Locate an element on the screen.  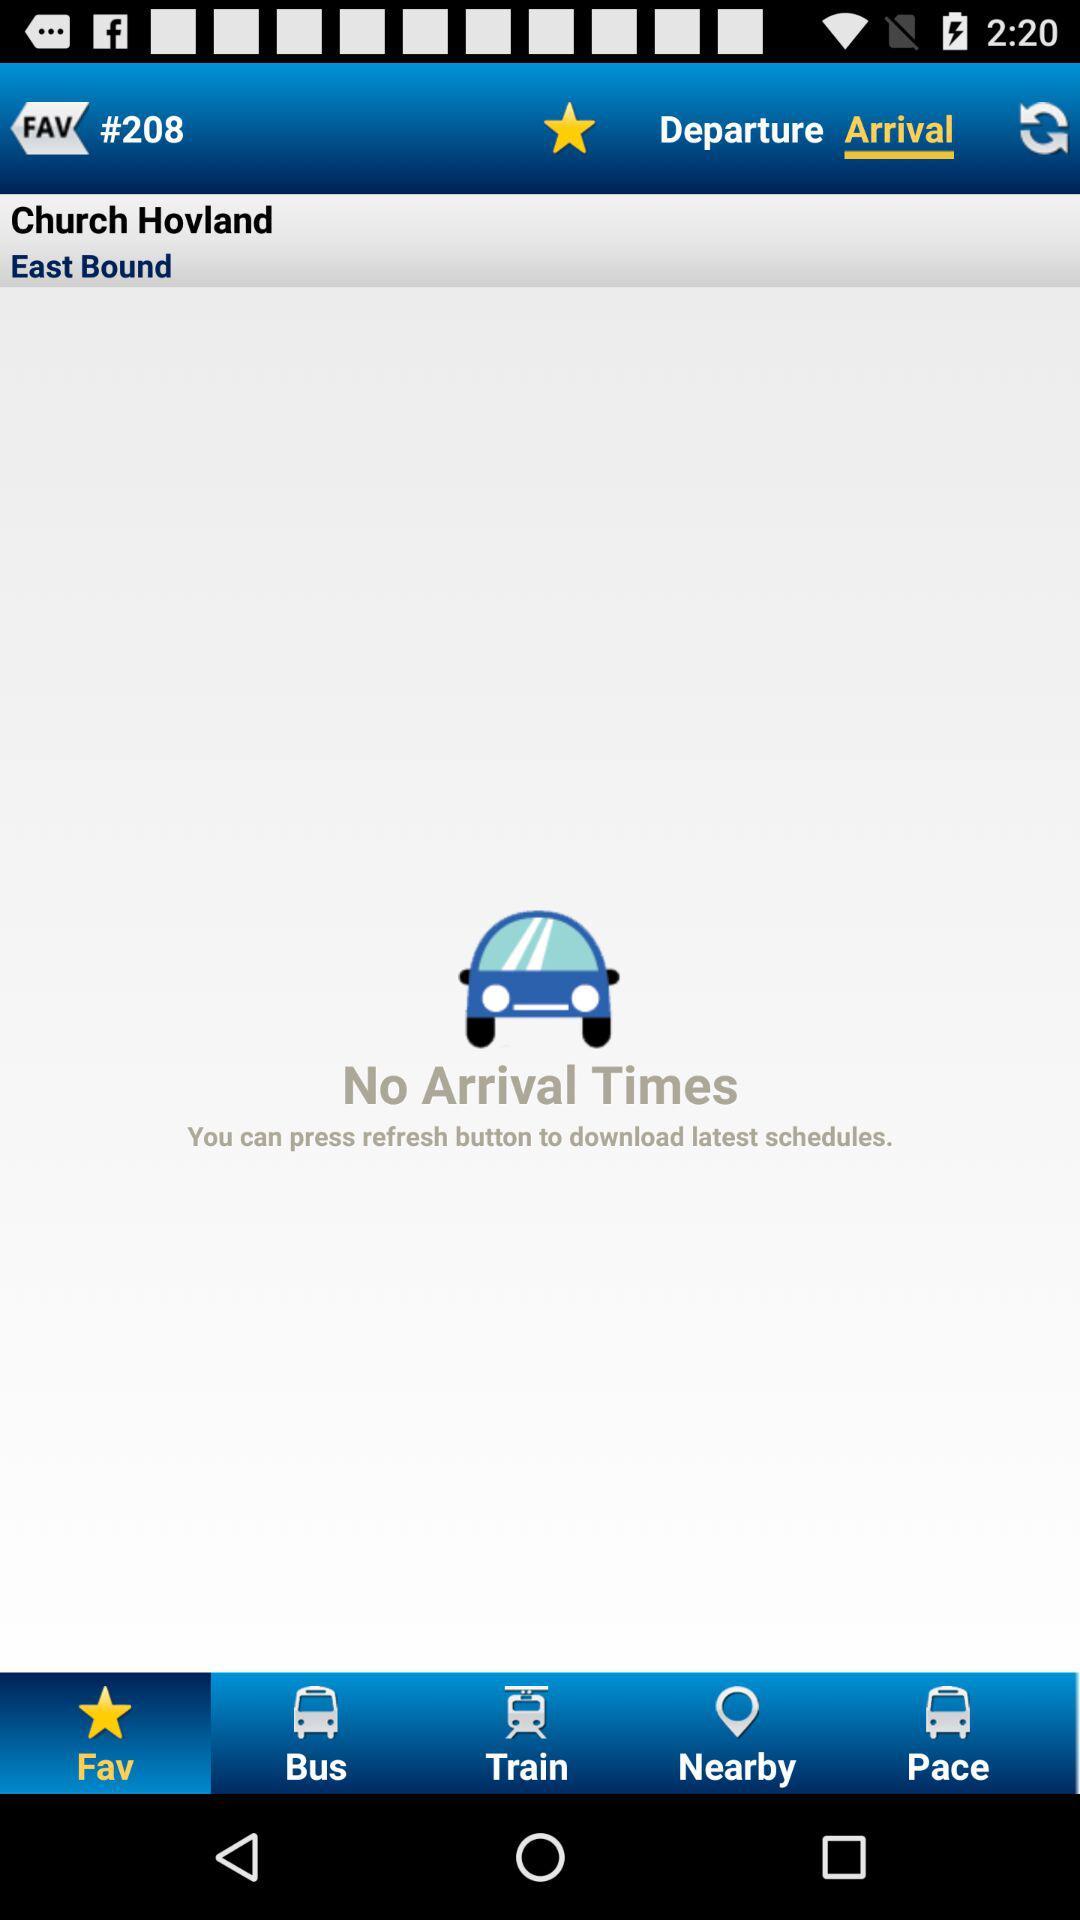
the icon next to the departure icon is located at coordinates (570, 127).